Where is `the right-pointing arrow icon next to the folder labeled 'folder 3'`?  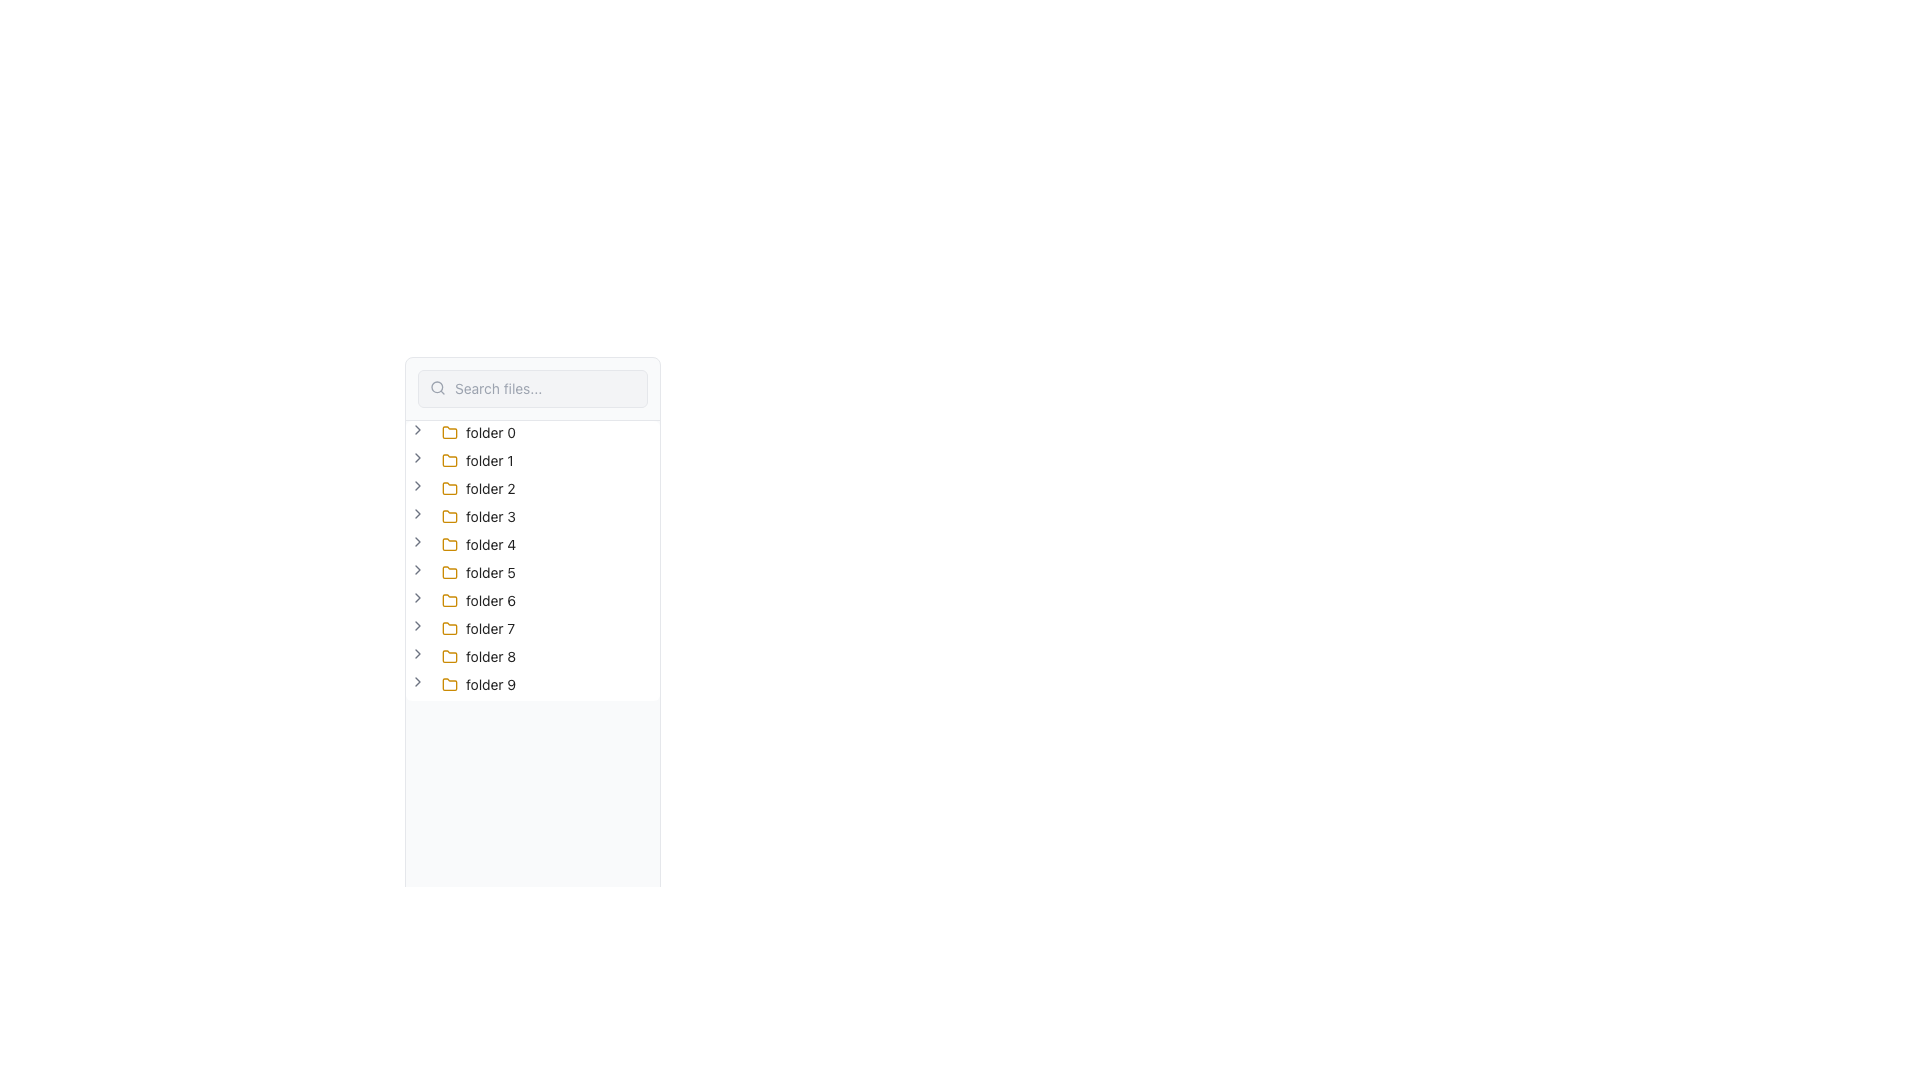 the right-pointing arrow icon next to the folder labeled 'folder 3' is located at coordinates (416, 515).